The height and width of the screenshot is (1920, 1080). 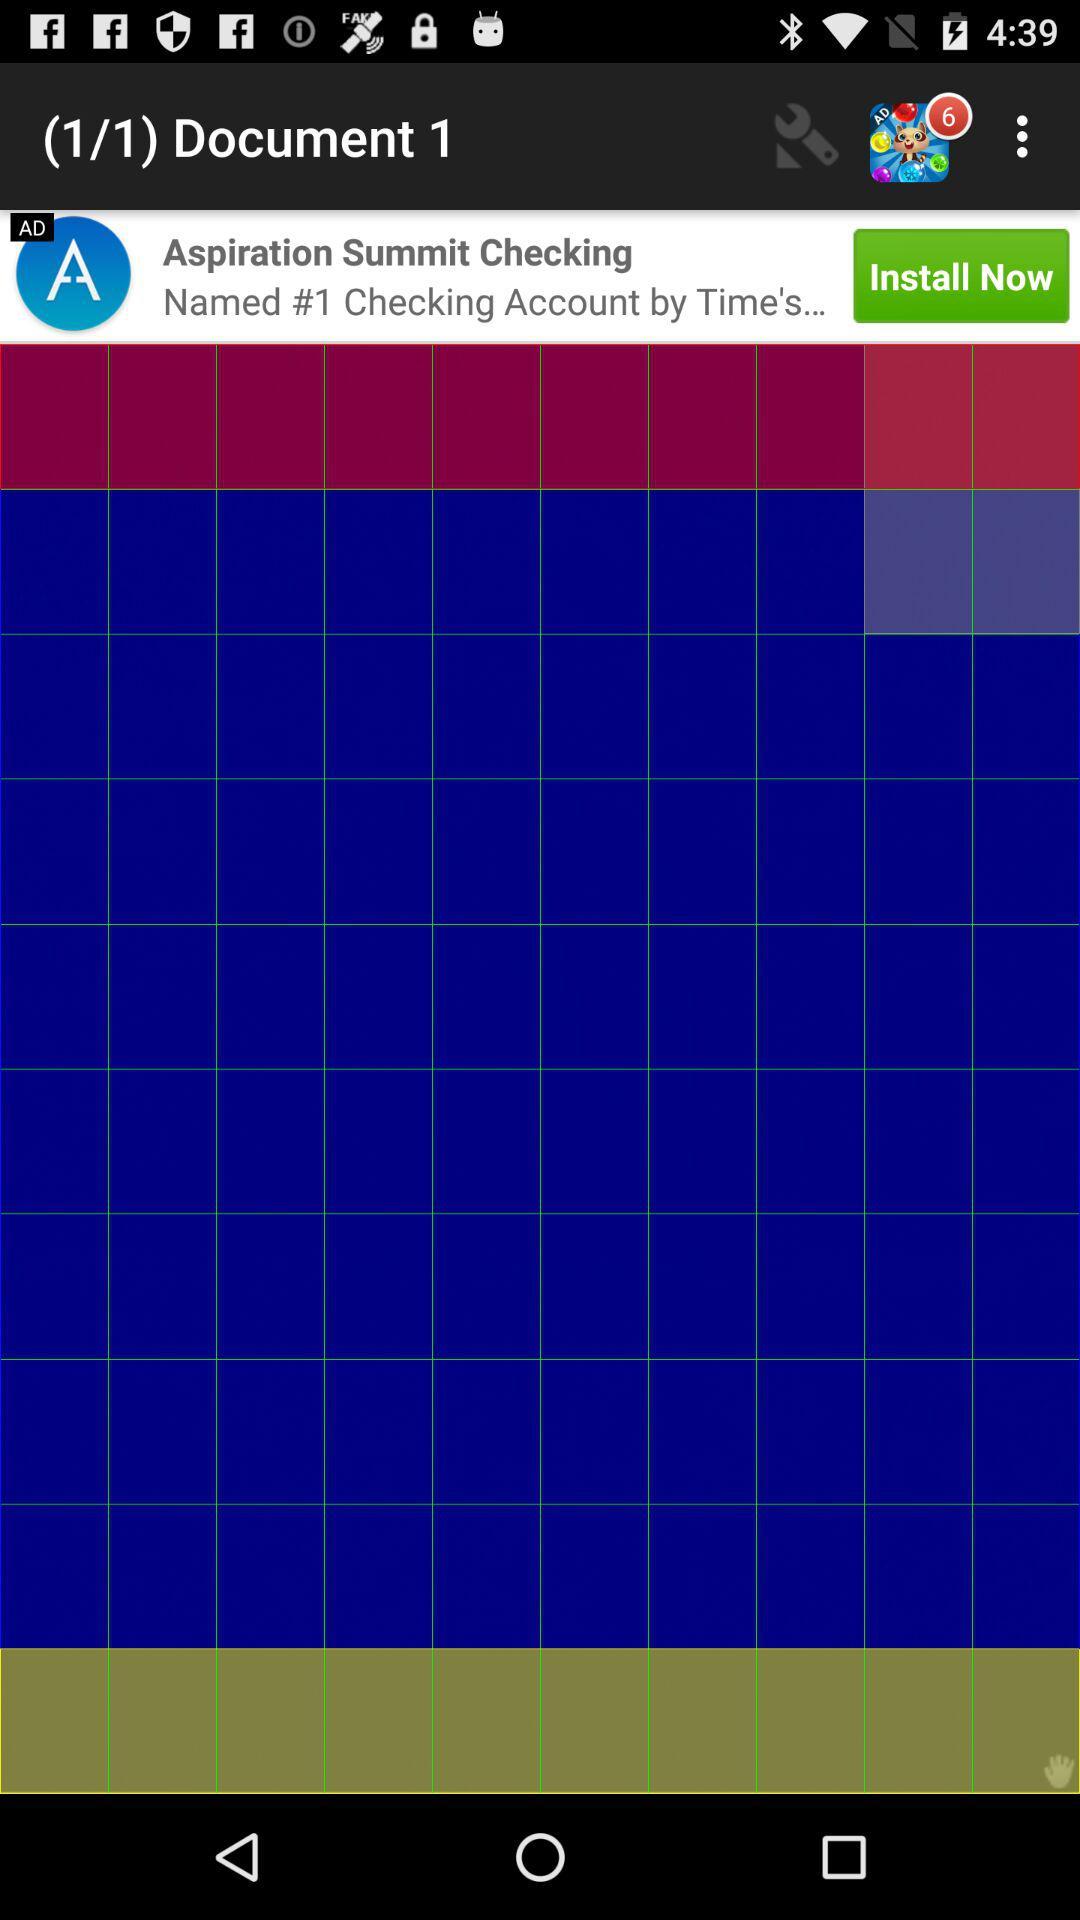 What do you see at coordinates (960, 274) in the screenshot?
I see `install now` at bounding box center [960, 274].